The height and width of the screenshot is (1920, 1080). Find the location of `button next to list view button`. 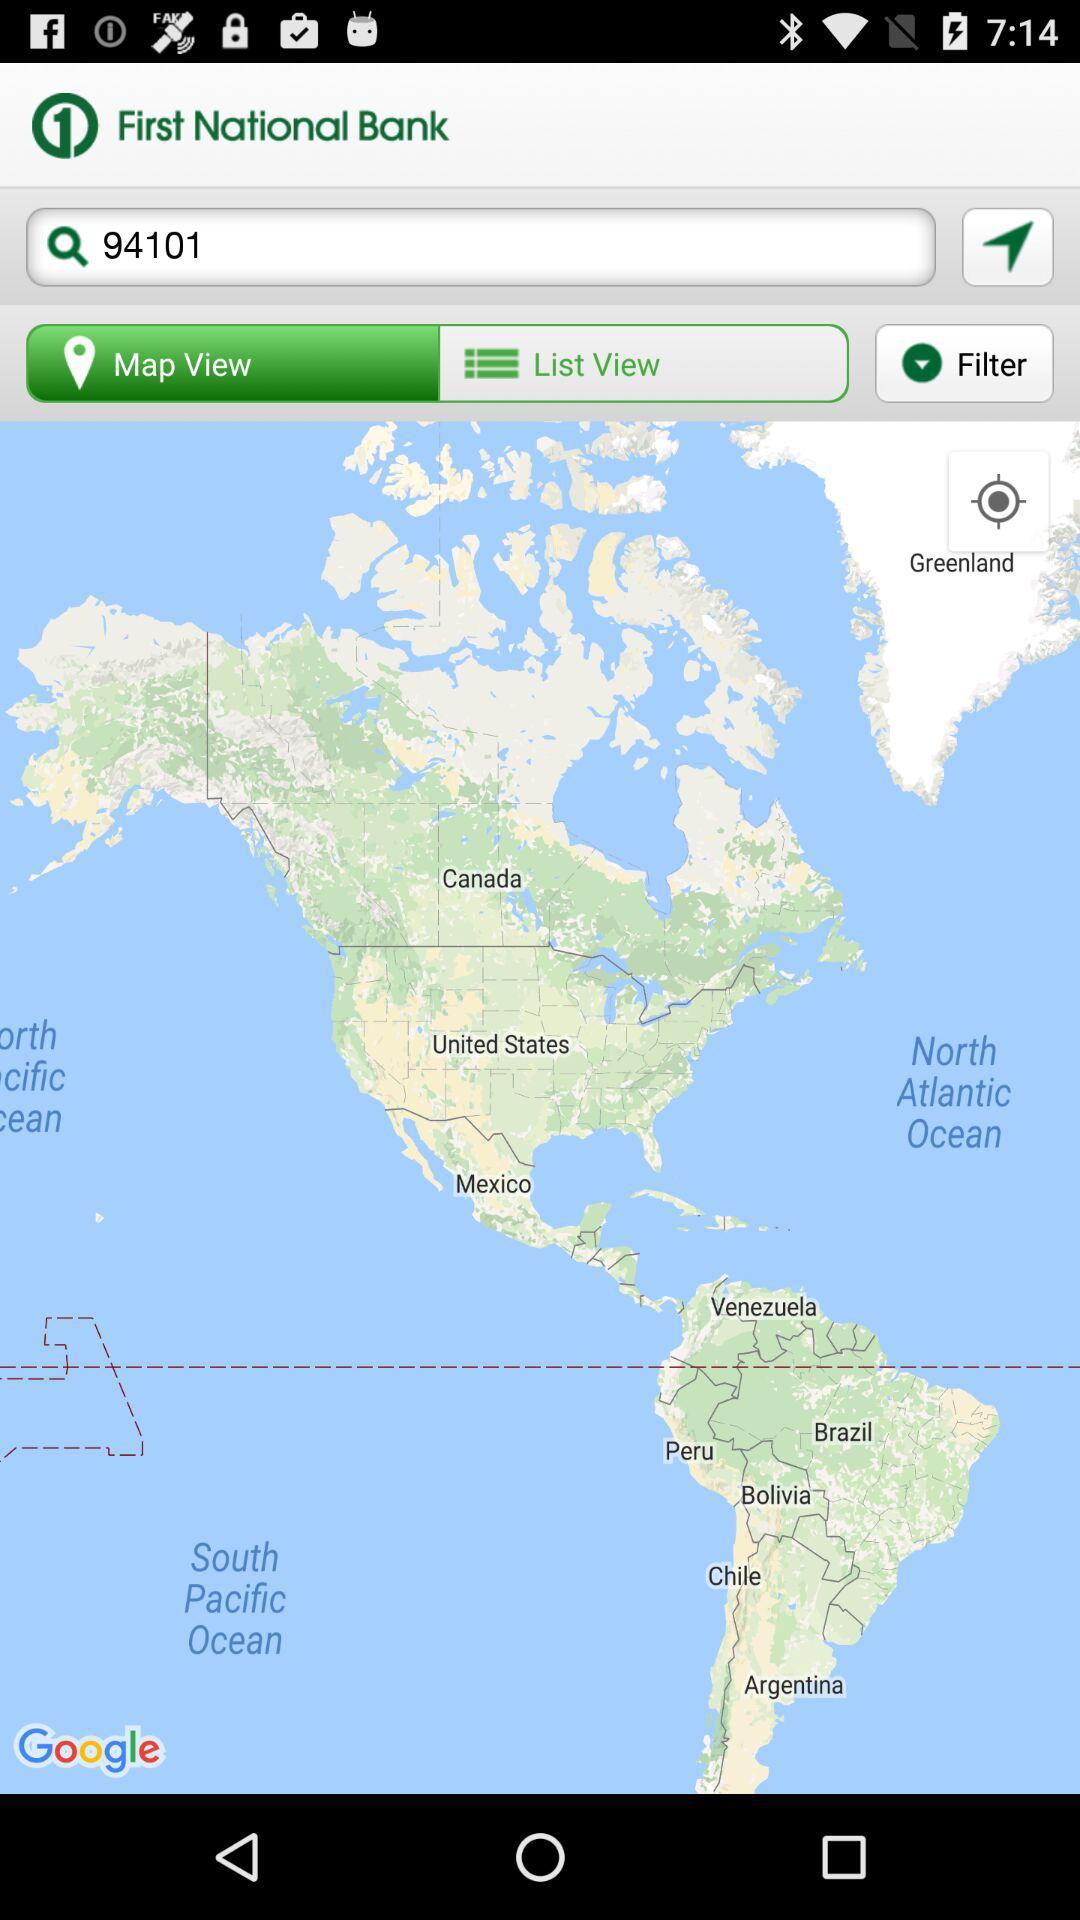

button next to list view button is located at coordinates (963, 363).